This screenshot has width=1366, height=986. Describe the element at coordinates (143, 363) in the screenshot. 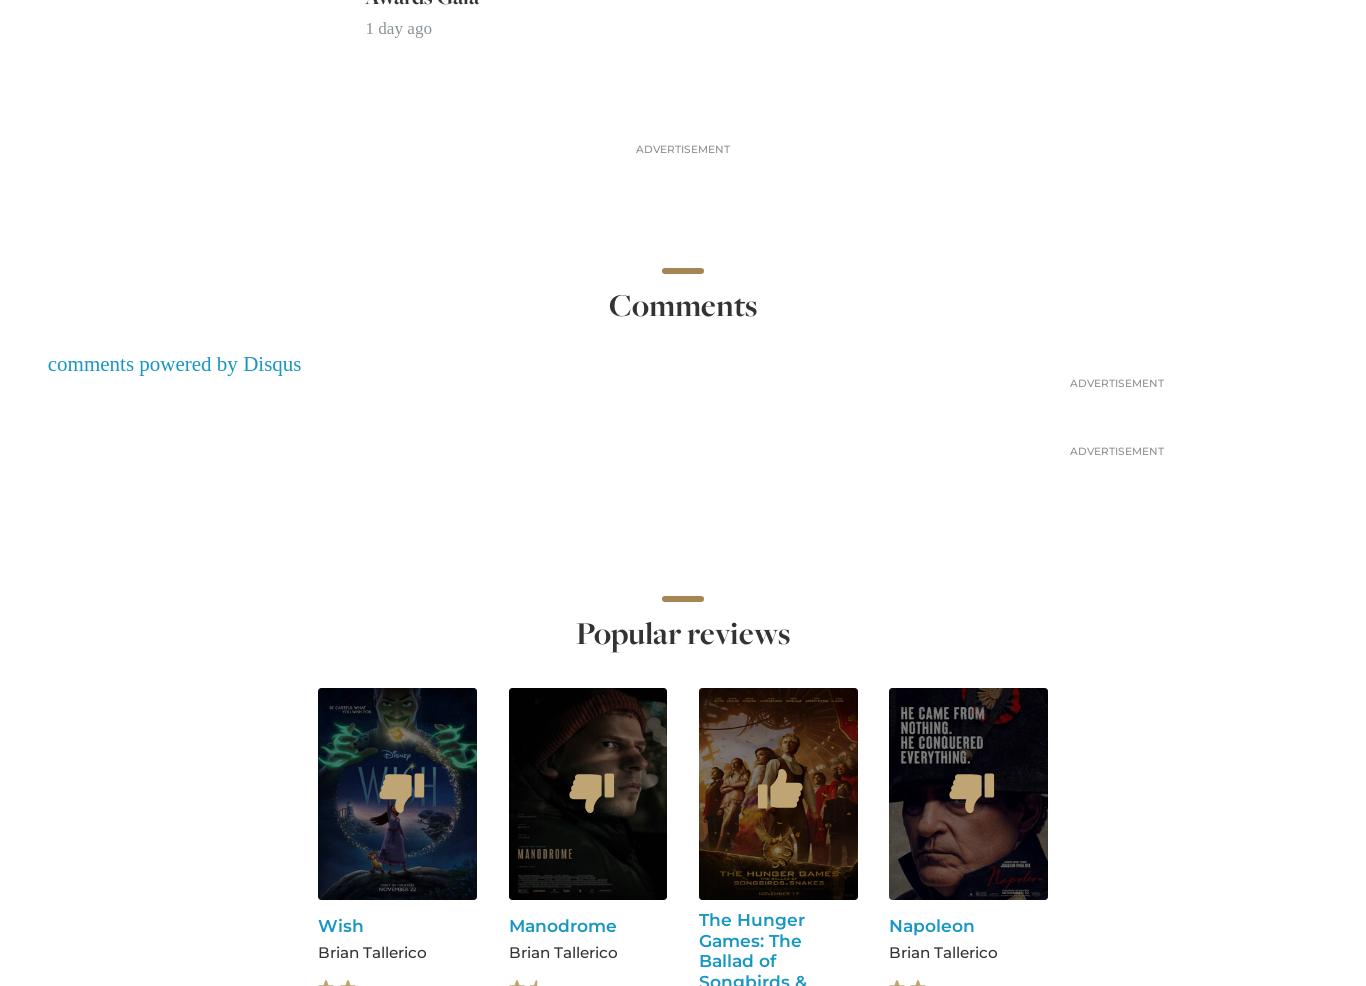

I see `'comments powered by'` at that location.